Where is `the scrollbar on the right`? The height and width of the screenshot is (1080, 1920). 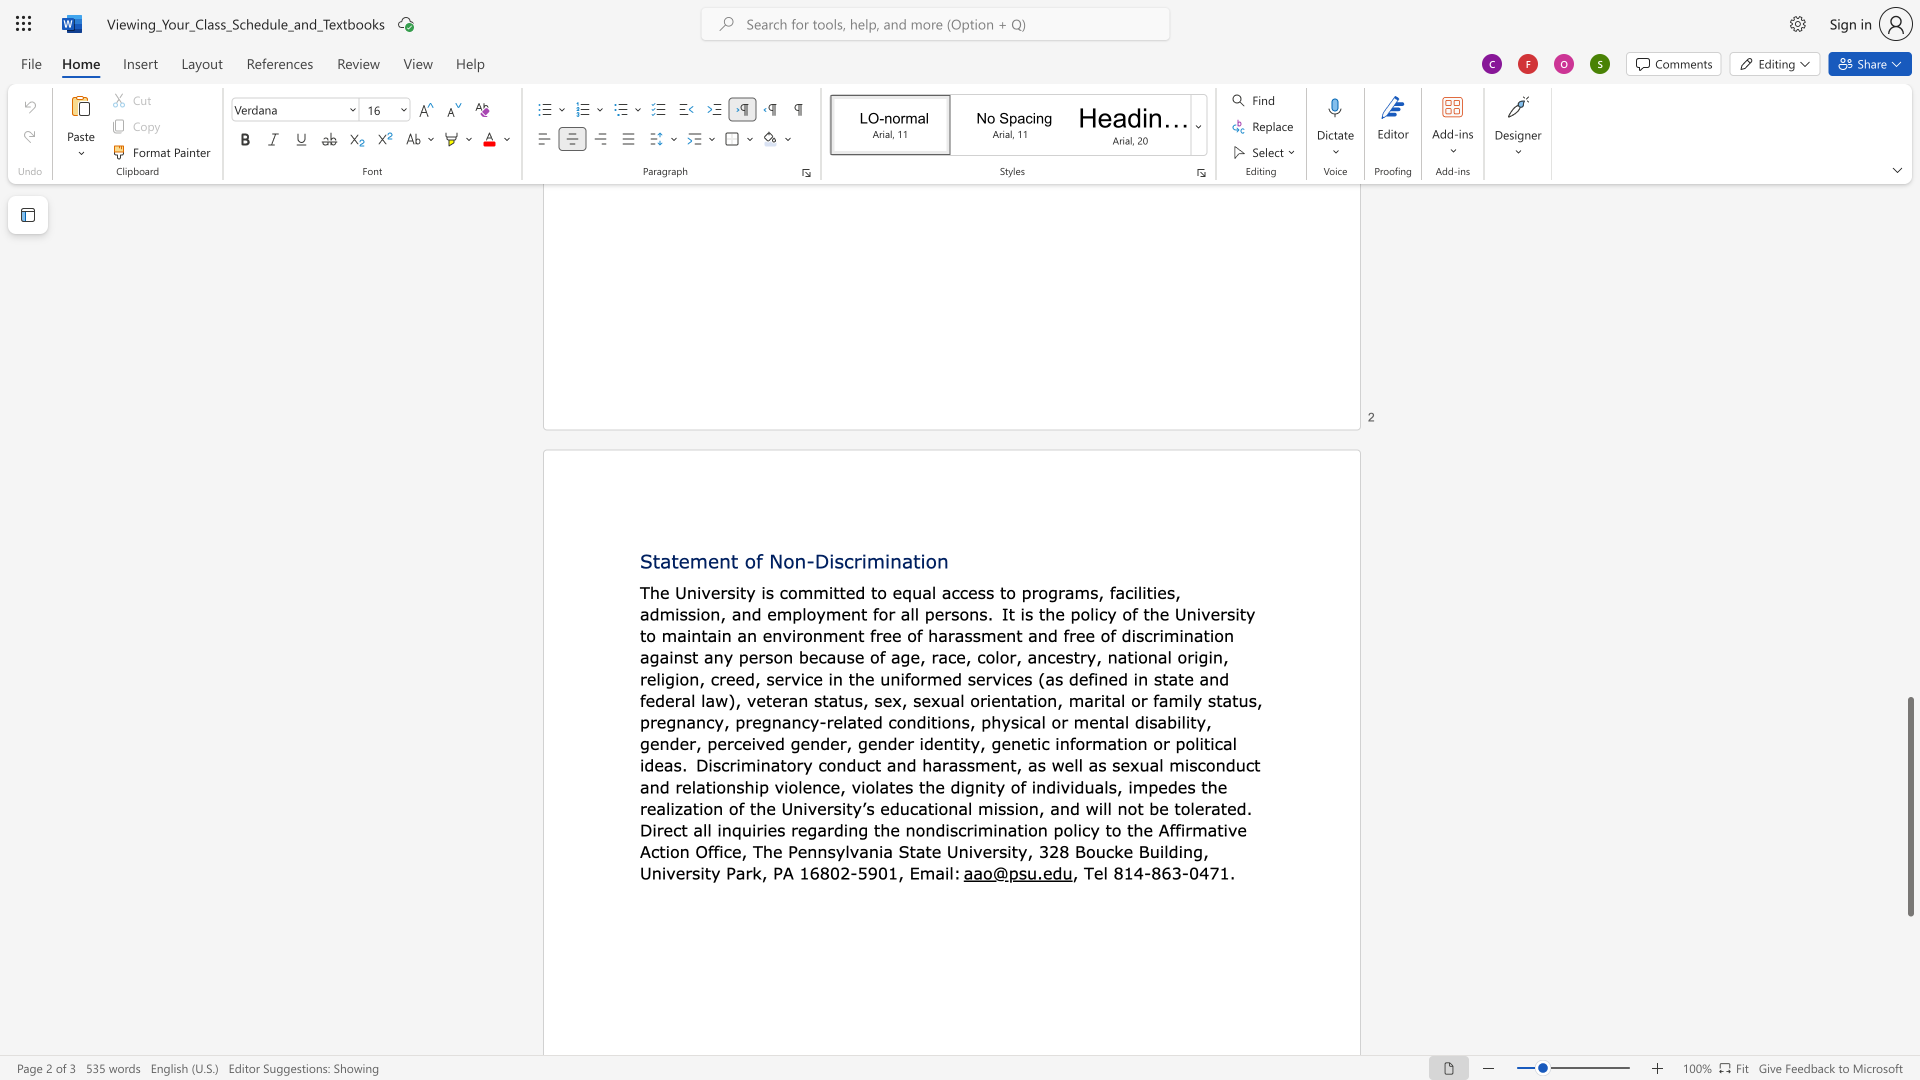 the scrollbar on the right is located at coordinates (1909, 400).